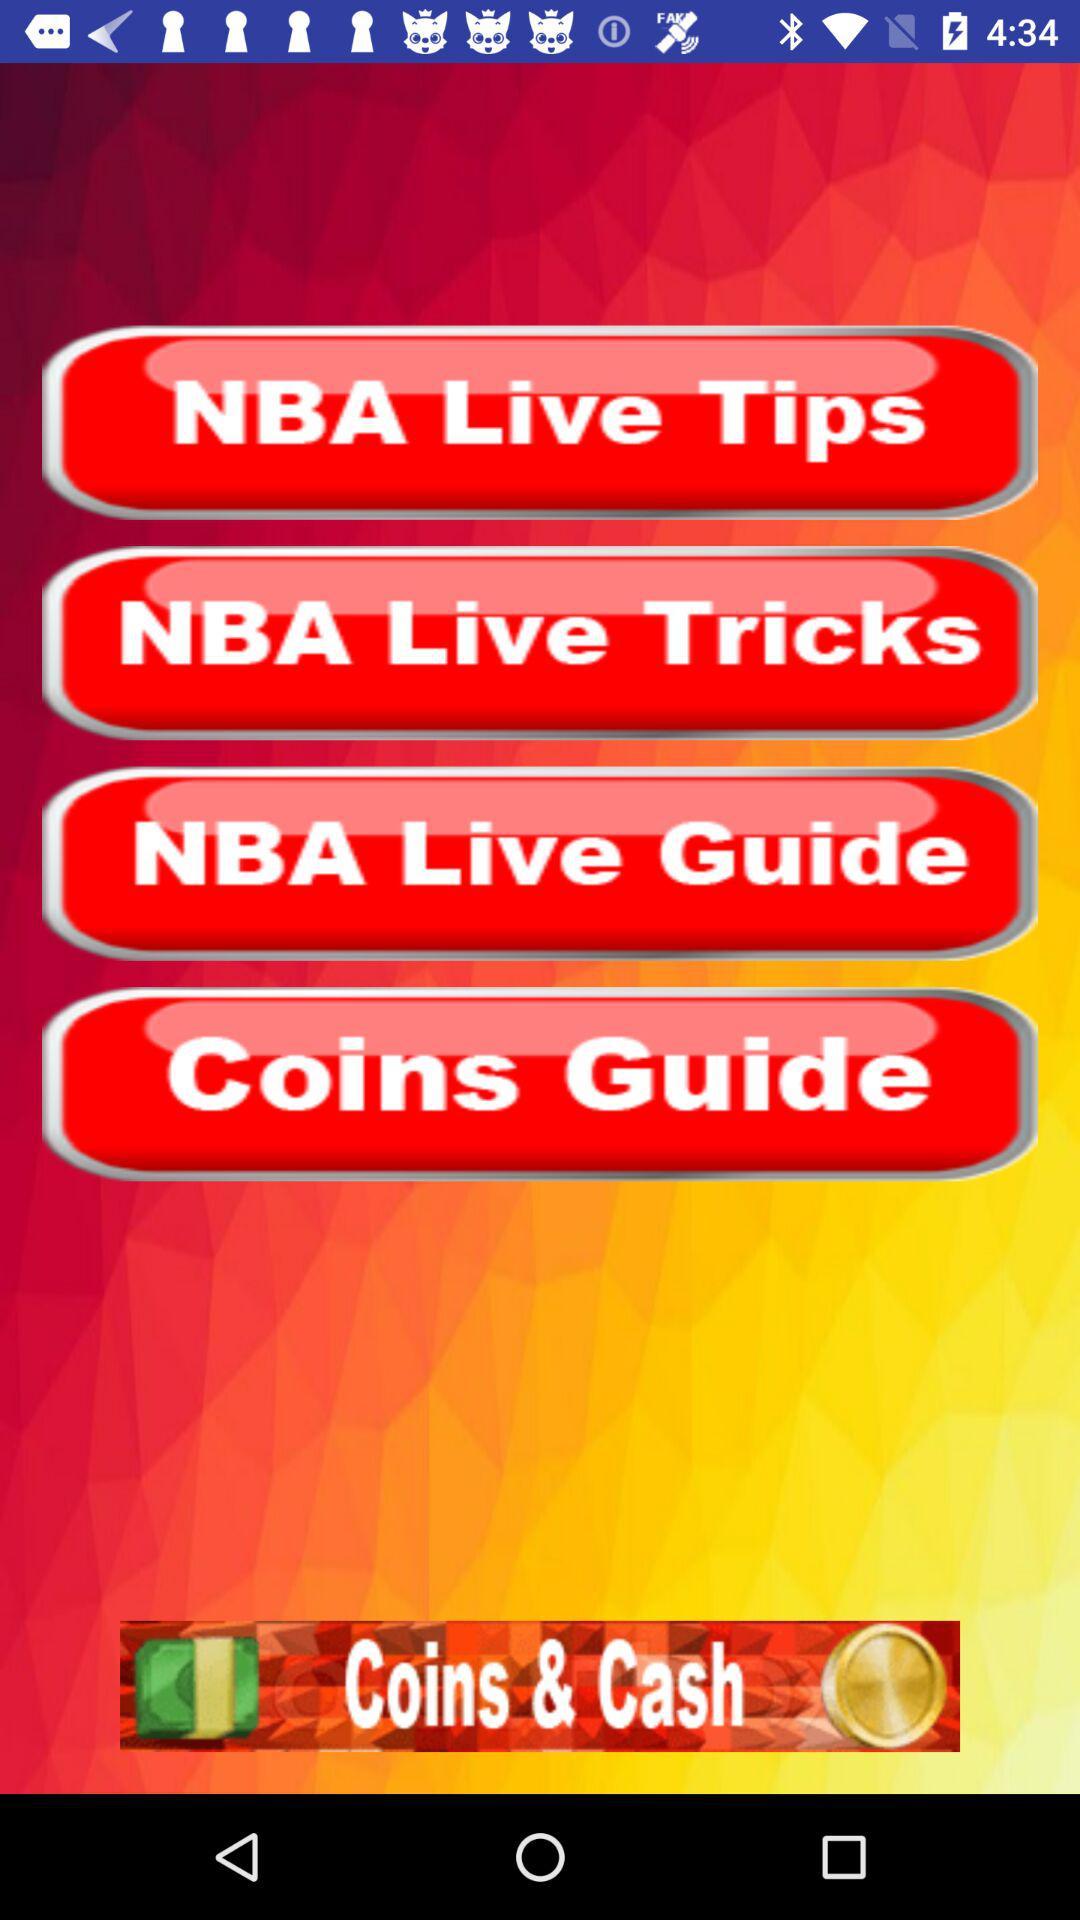 The image size is (1080, 1920). Describe the element at coordinates (540, 863) in the screenshot. I see `to go to details of nba live guide` at that location.